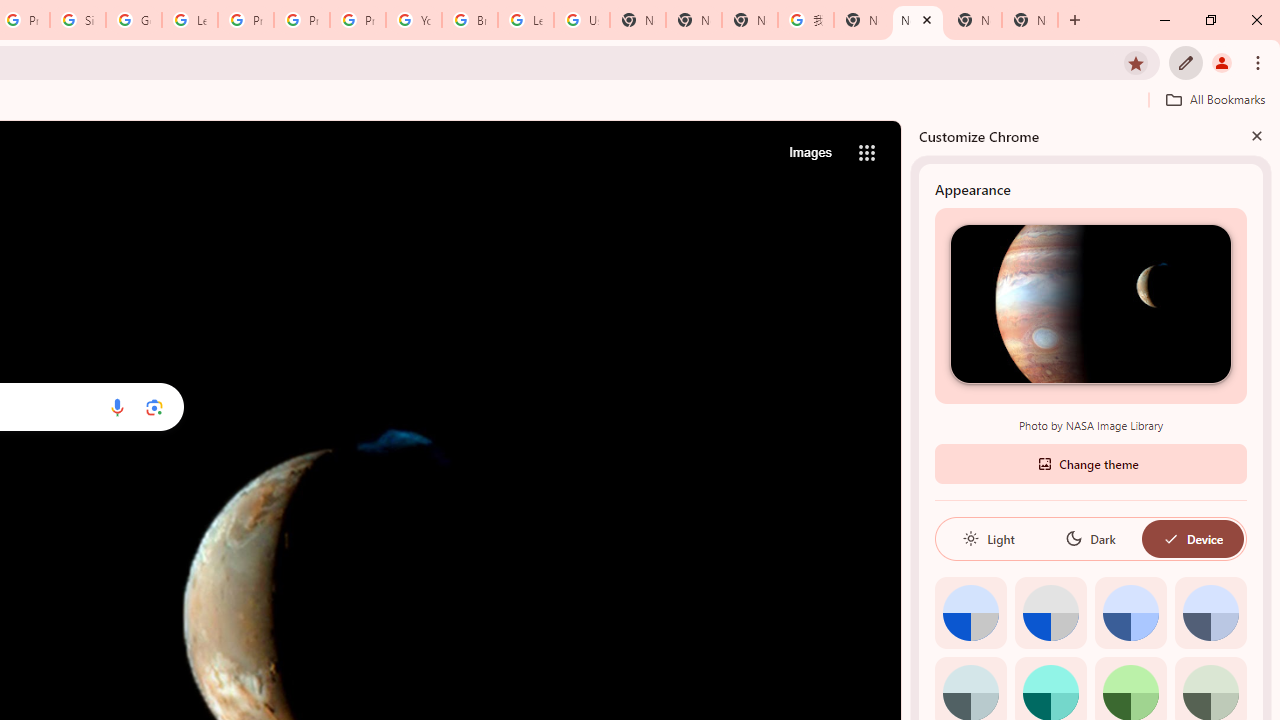 The height and width of the screenshot is (720, 1280). Describe the element at coordinates (153, 406) in the screenshot. I see `'Search by image'` at that location.